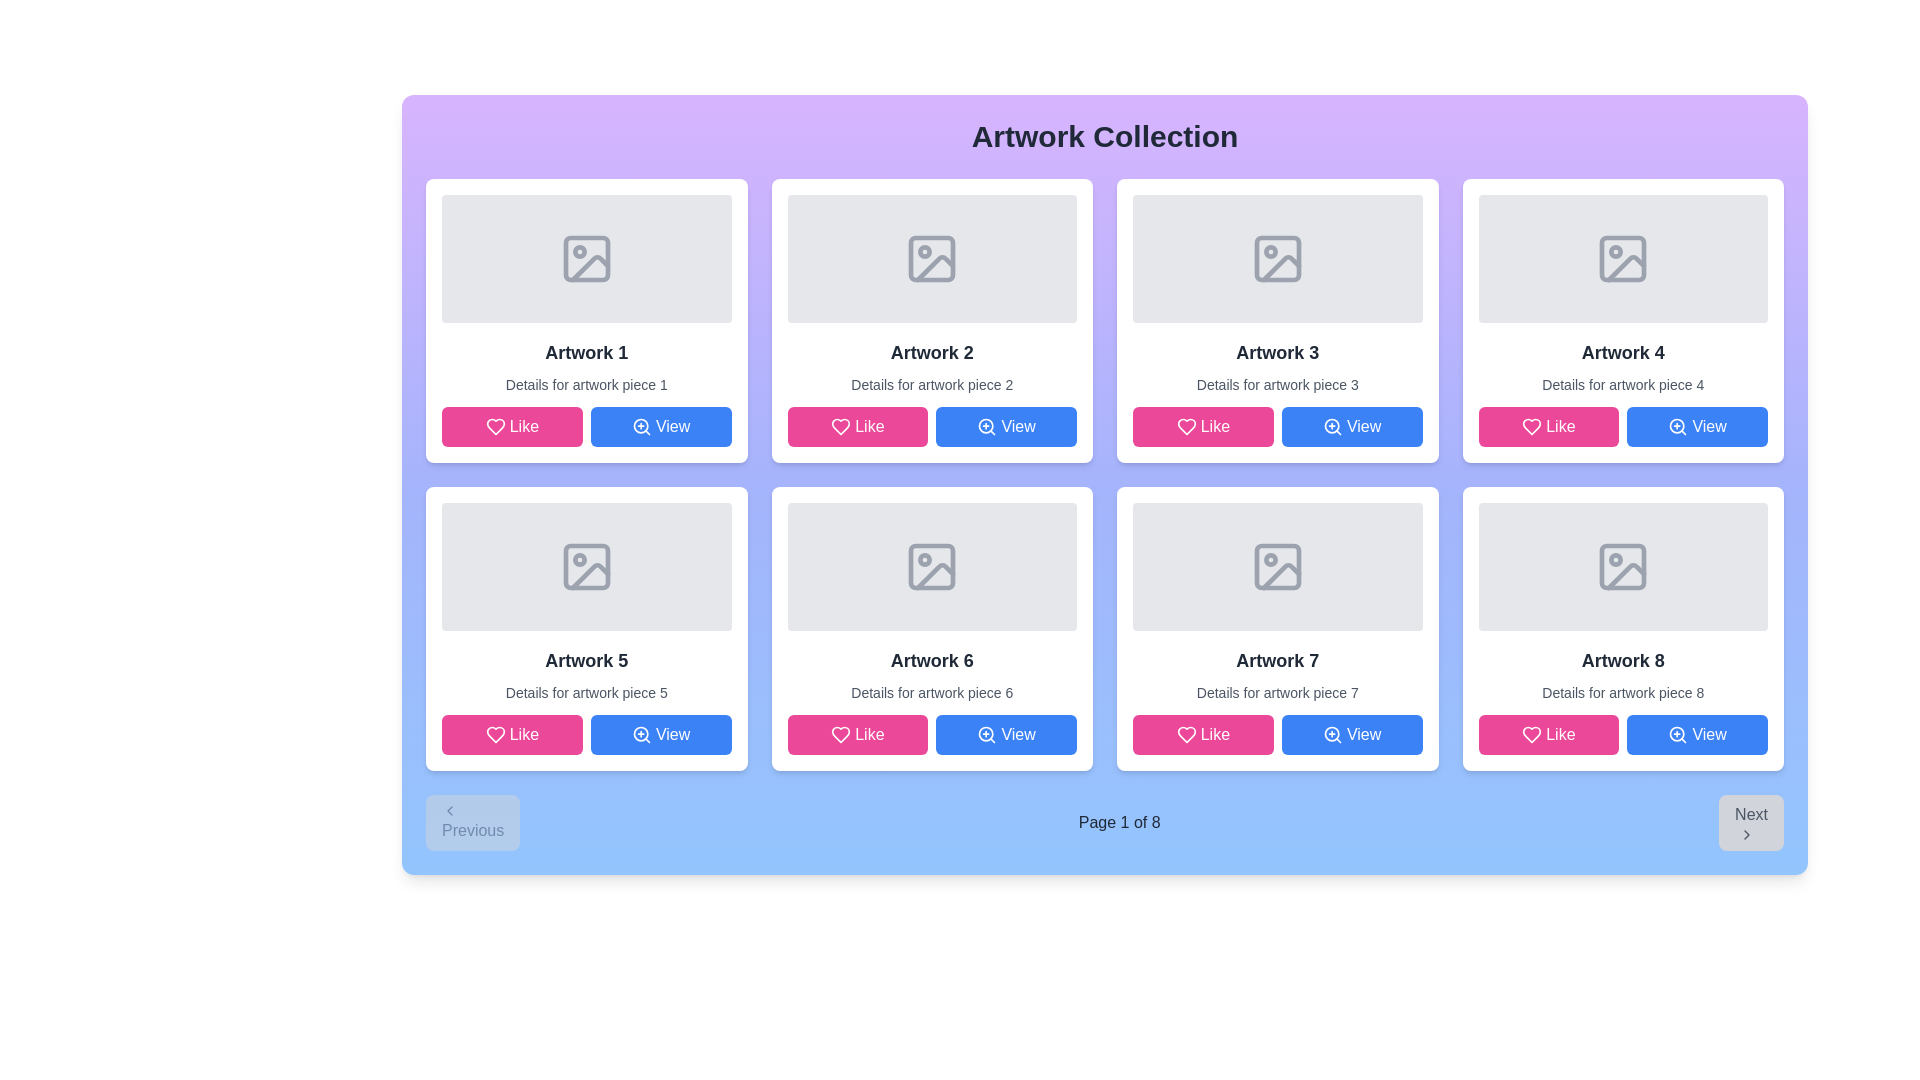 Image resolution: width=1920 pixels, height=1080 pixels. Describe the element at coordinates (1678, 735) in the screenshot. I see `the magnifying glass icon with a plus sign inside the 'View' button for 'Artwork 8'` at that location.